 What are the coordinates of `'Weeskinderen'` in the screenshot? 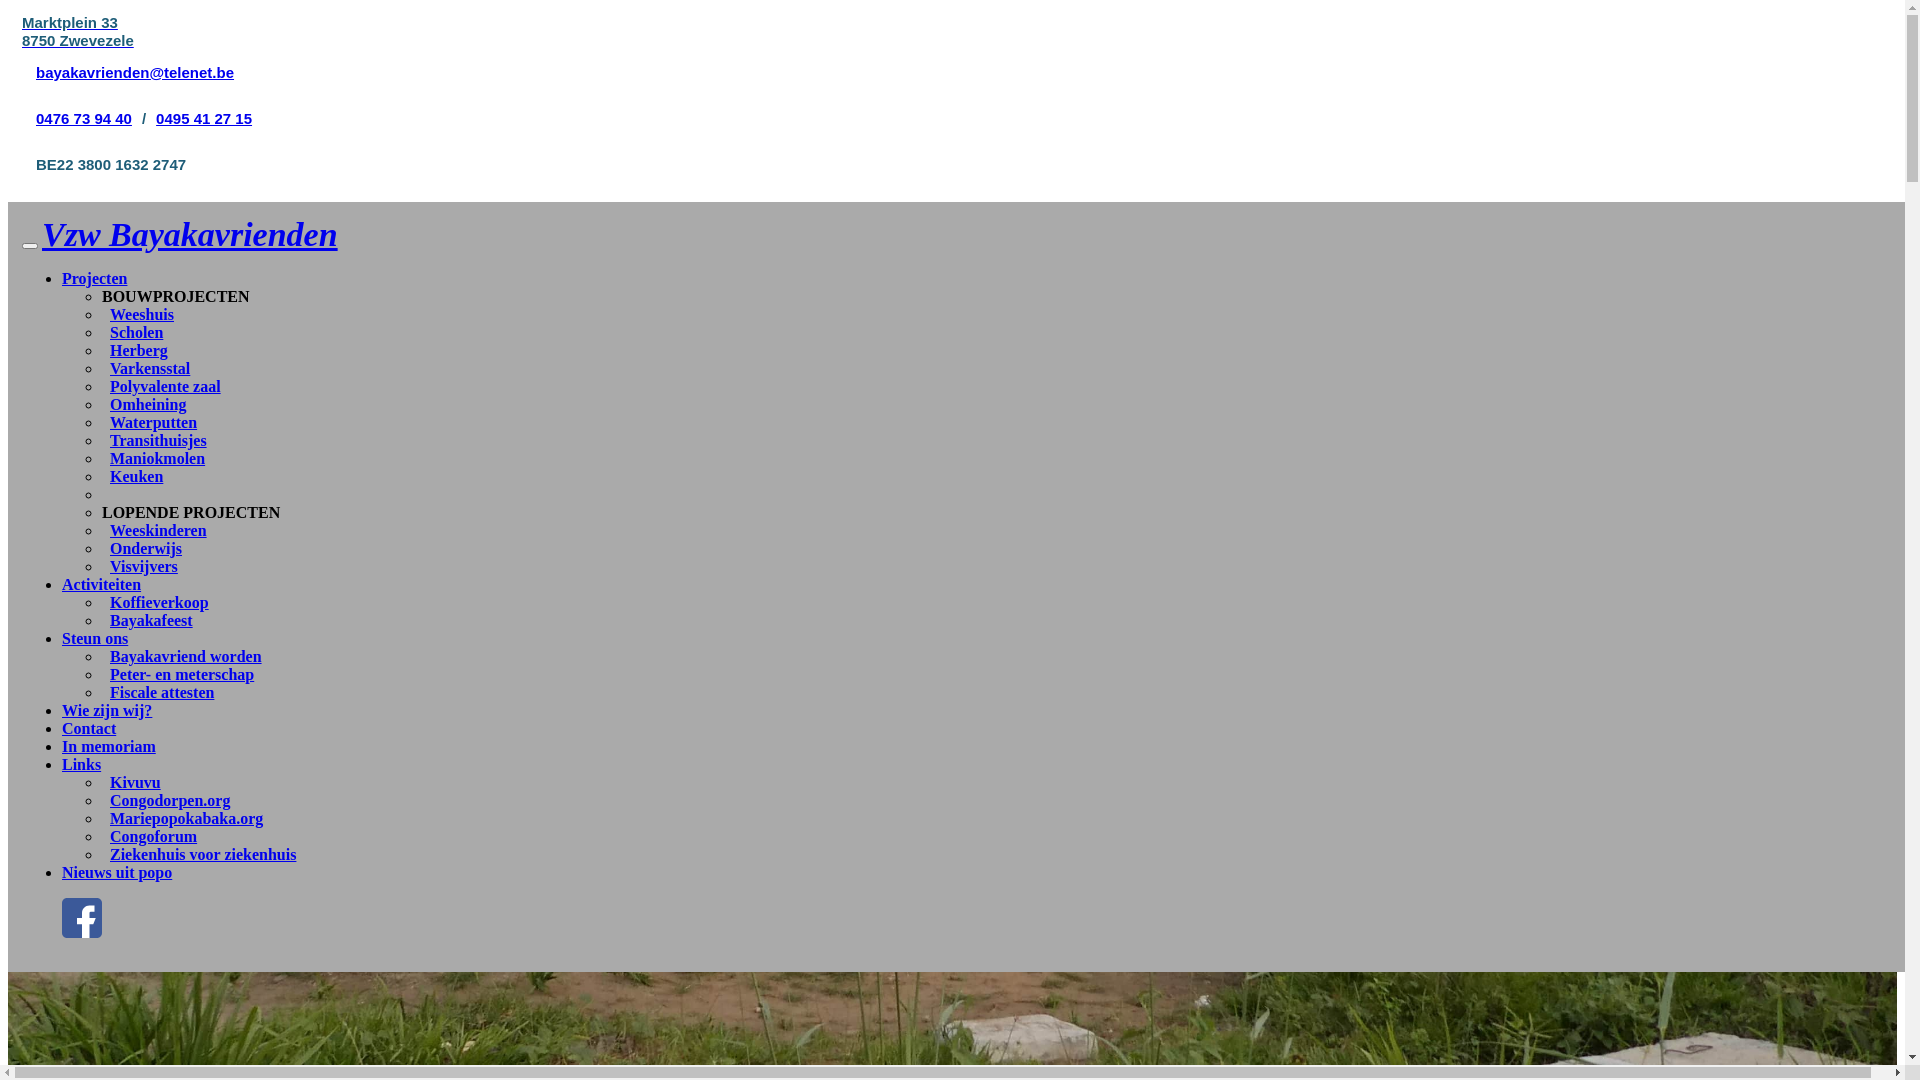 It's located at (153, 529).